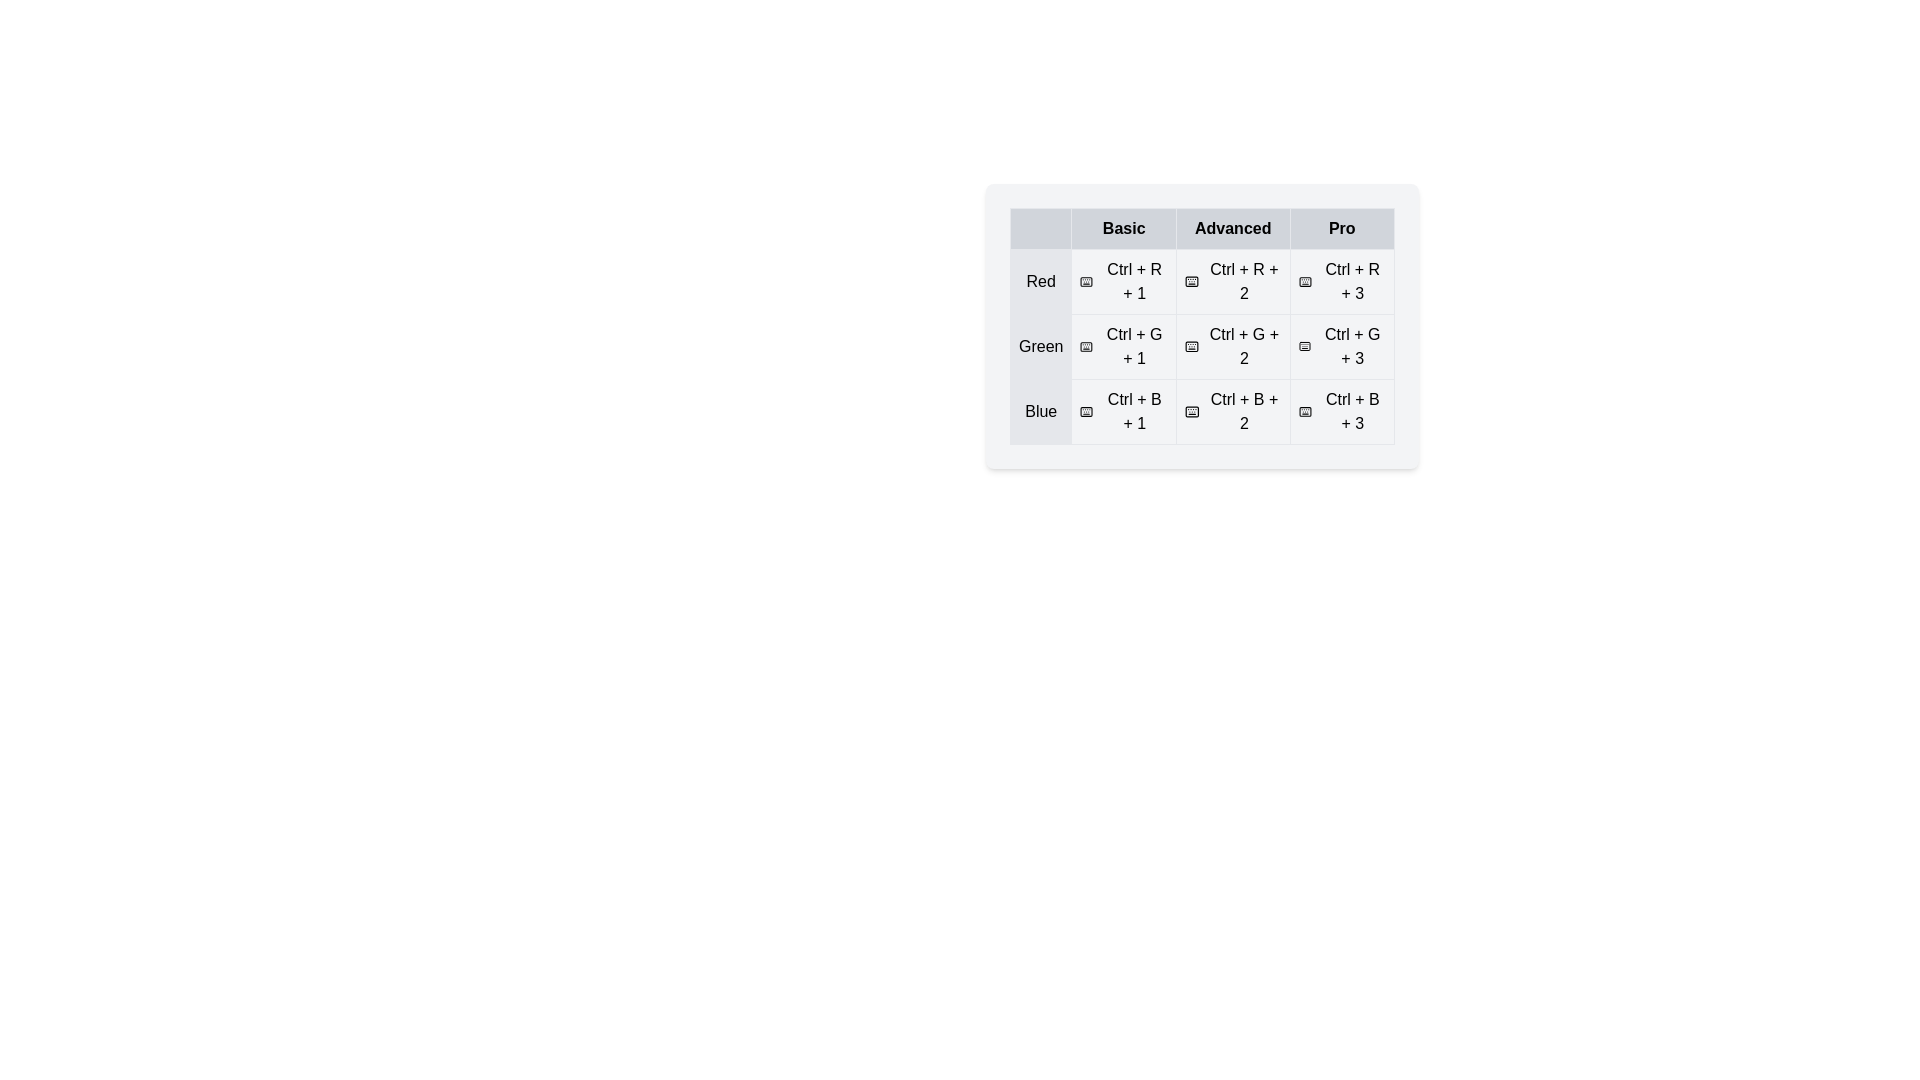  What do you see at coordinates (1040, 346) in the screenshot?
I see `the label in the second row and first column of the tabular layout, which serves as a descriptor for a category or section` at bounding box center [1040, 346].